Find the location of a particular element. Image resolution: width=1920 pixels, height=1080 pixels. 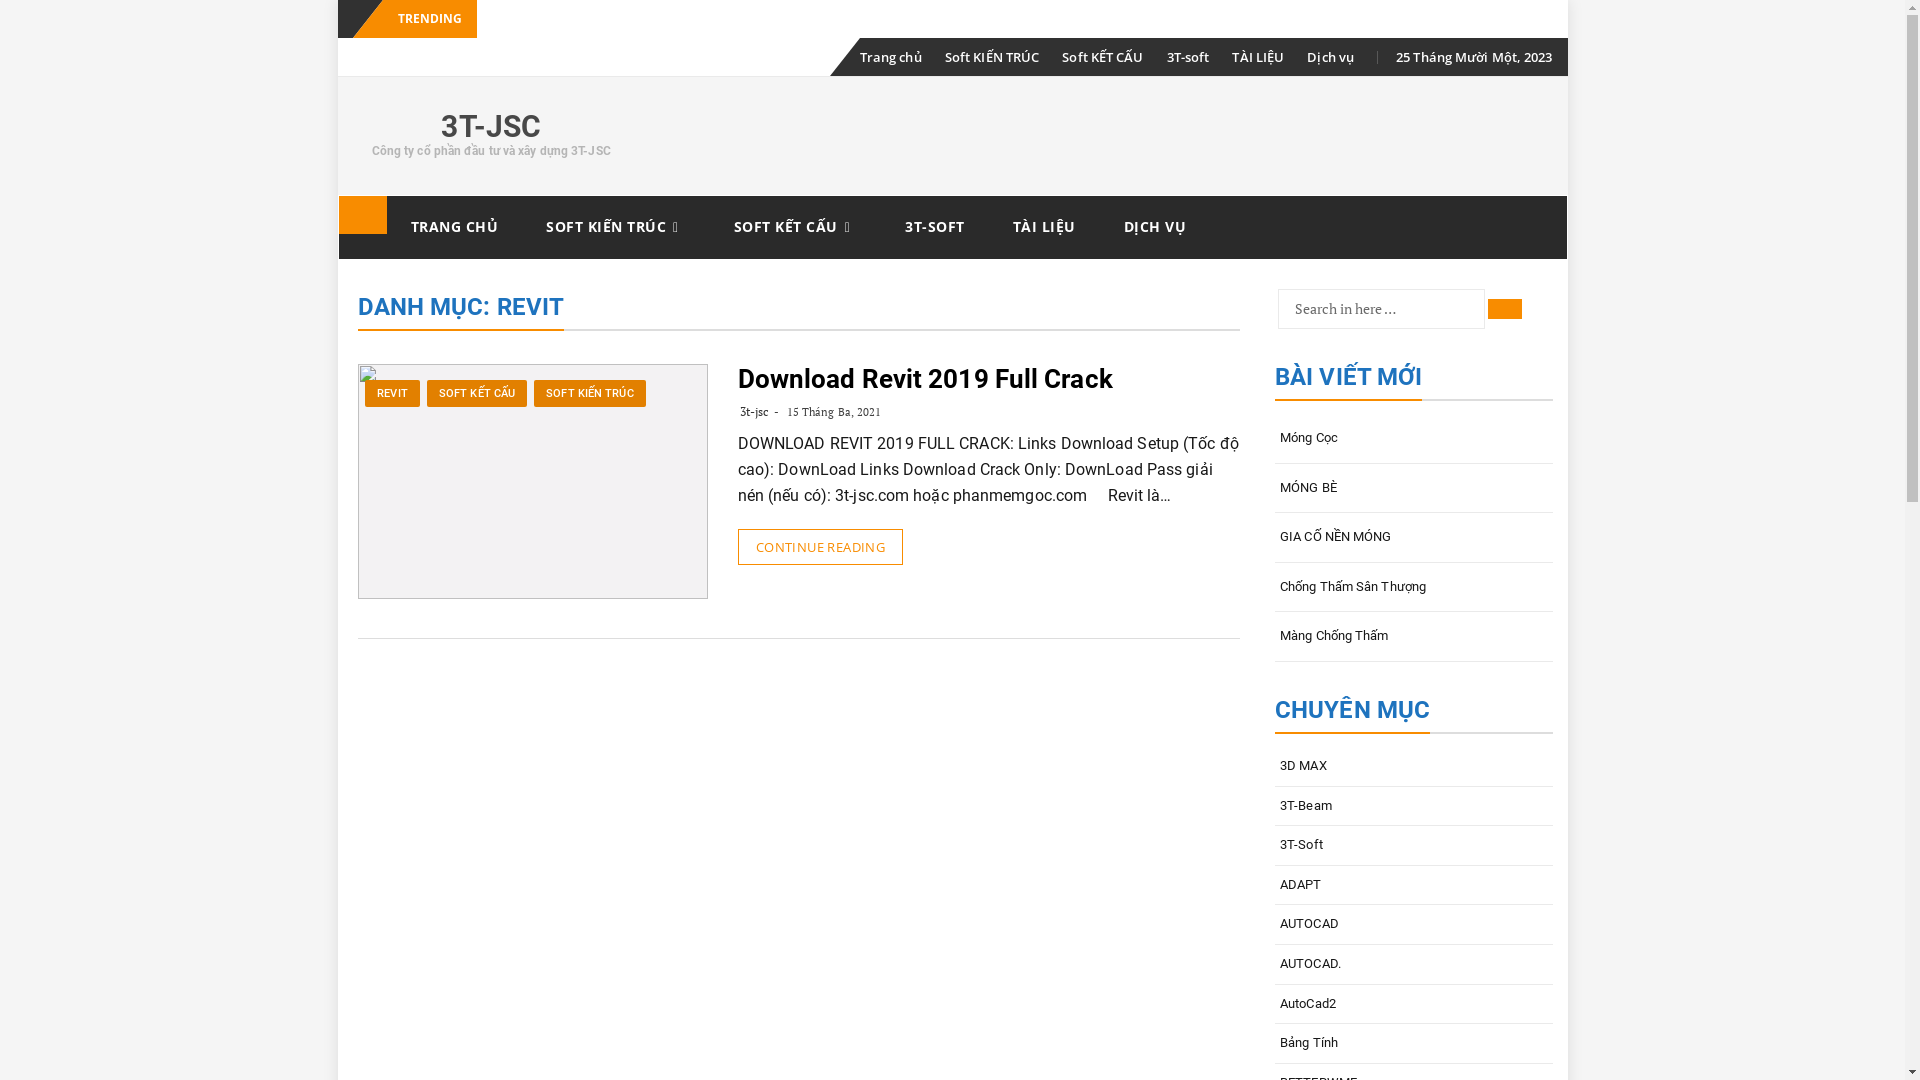

'Search' is located at coordinates (1505, 308).